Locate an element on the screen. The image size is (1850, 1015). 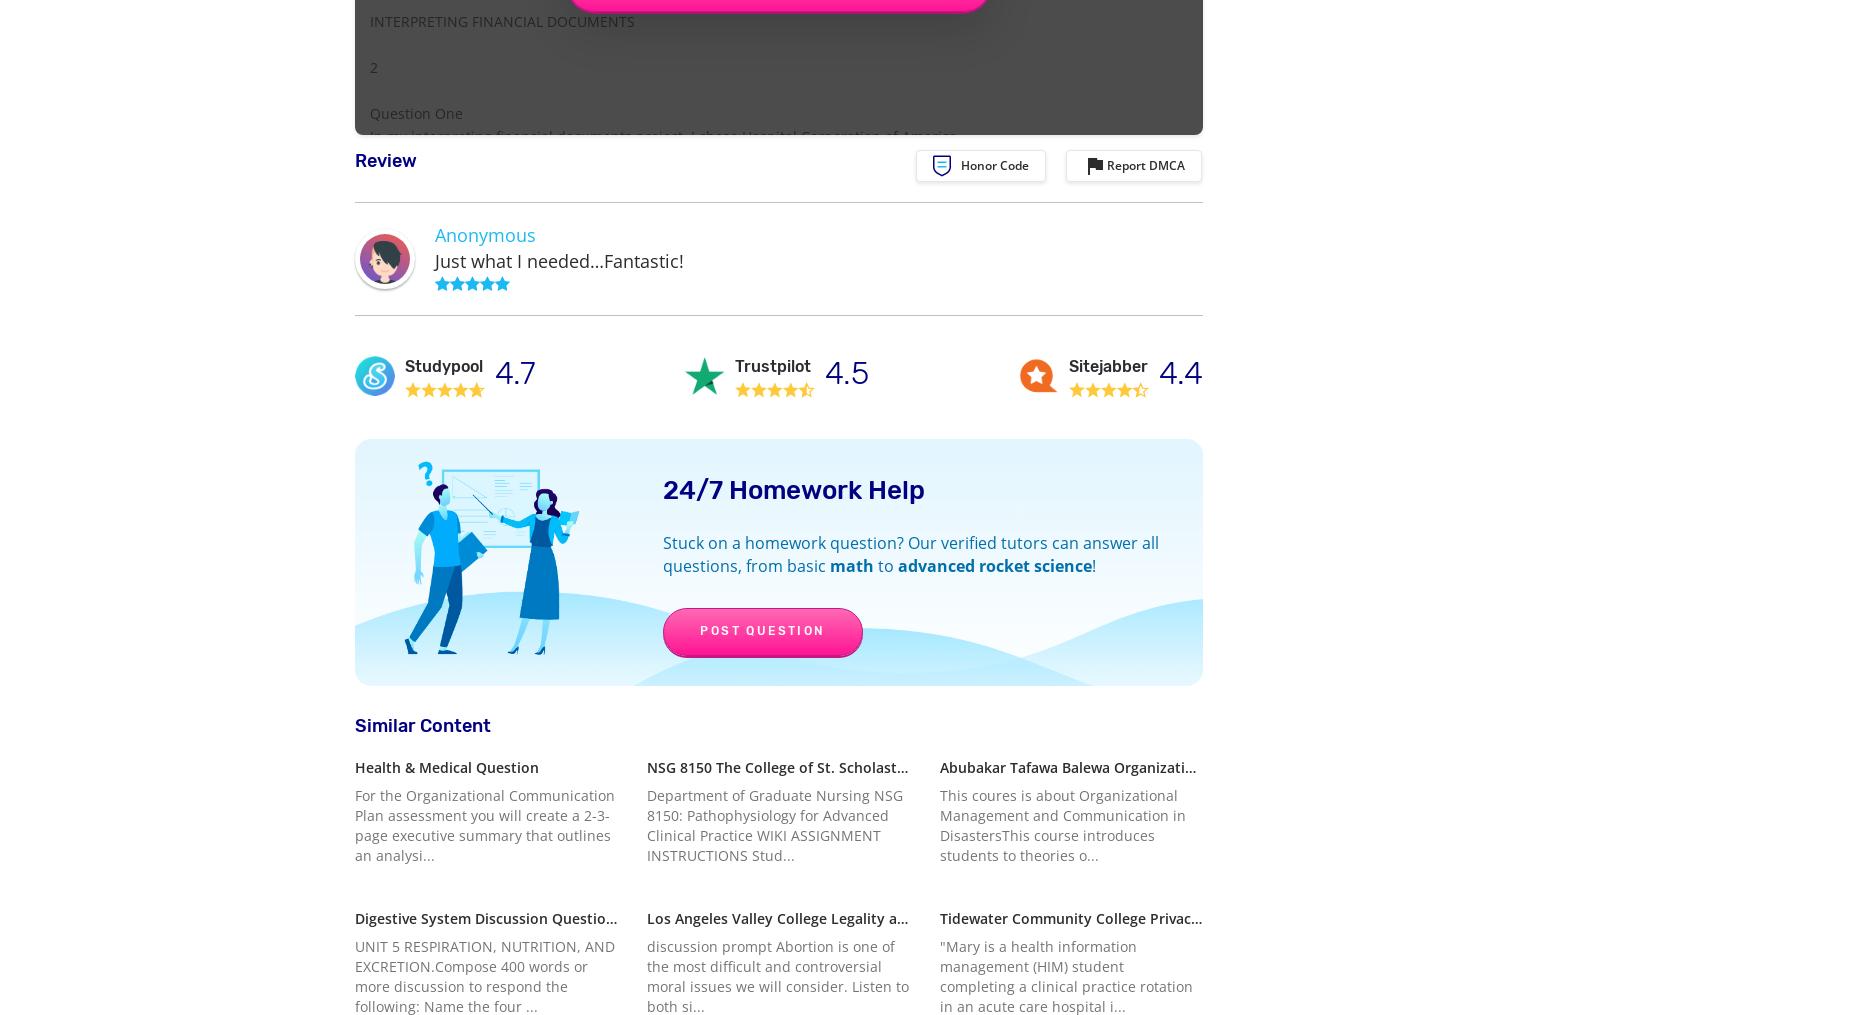
'Anonymous' is located at coordinates (485, 234).